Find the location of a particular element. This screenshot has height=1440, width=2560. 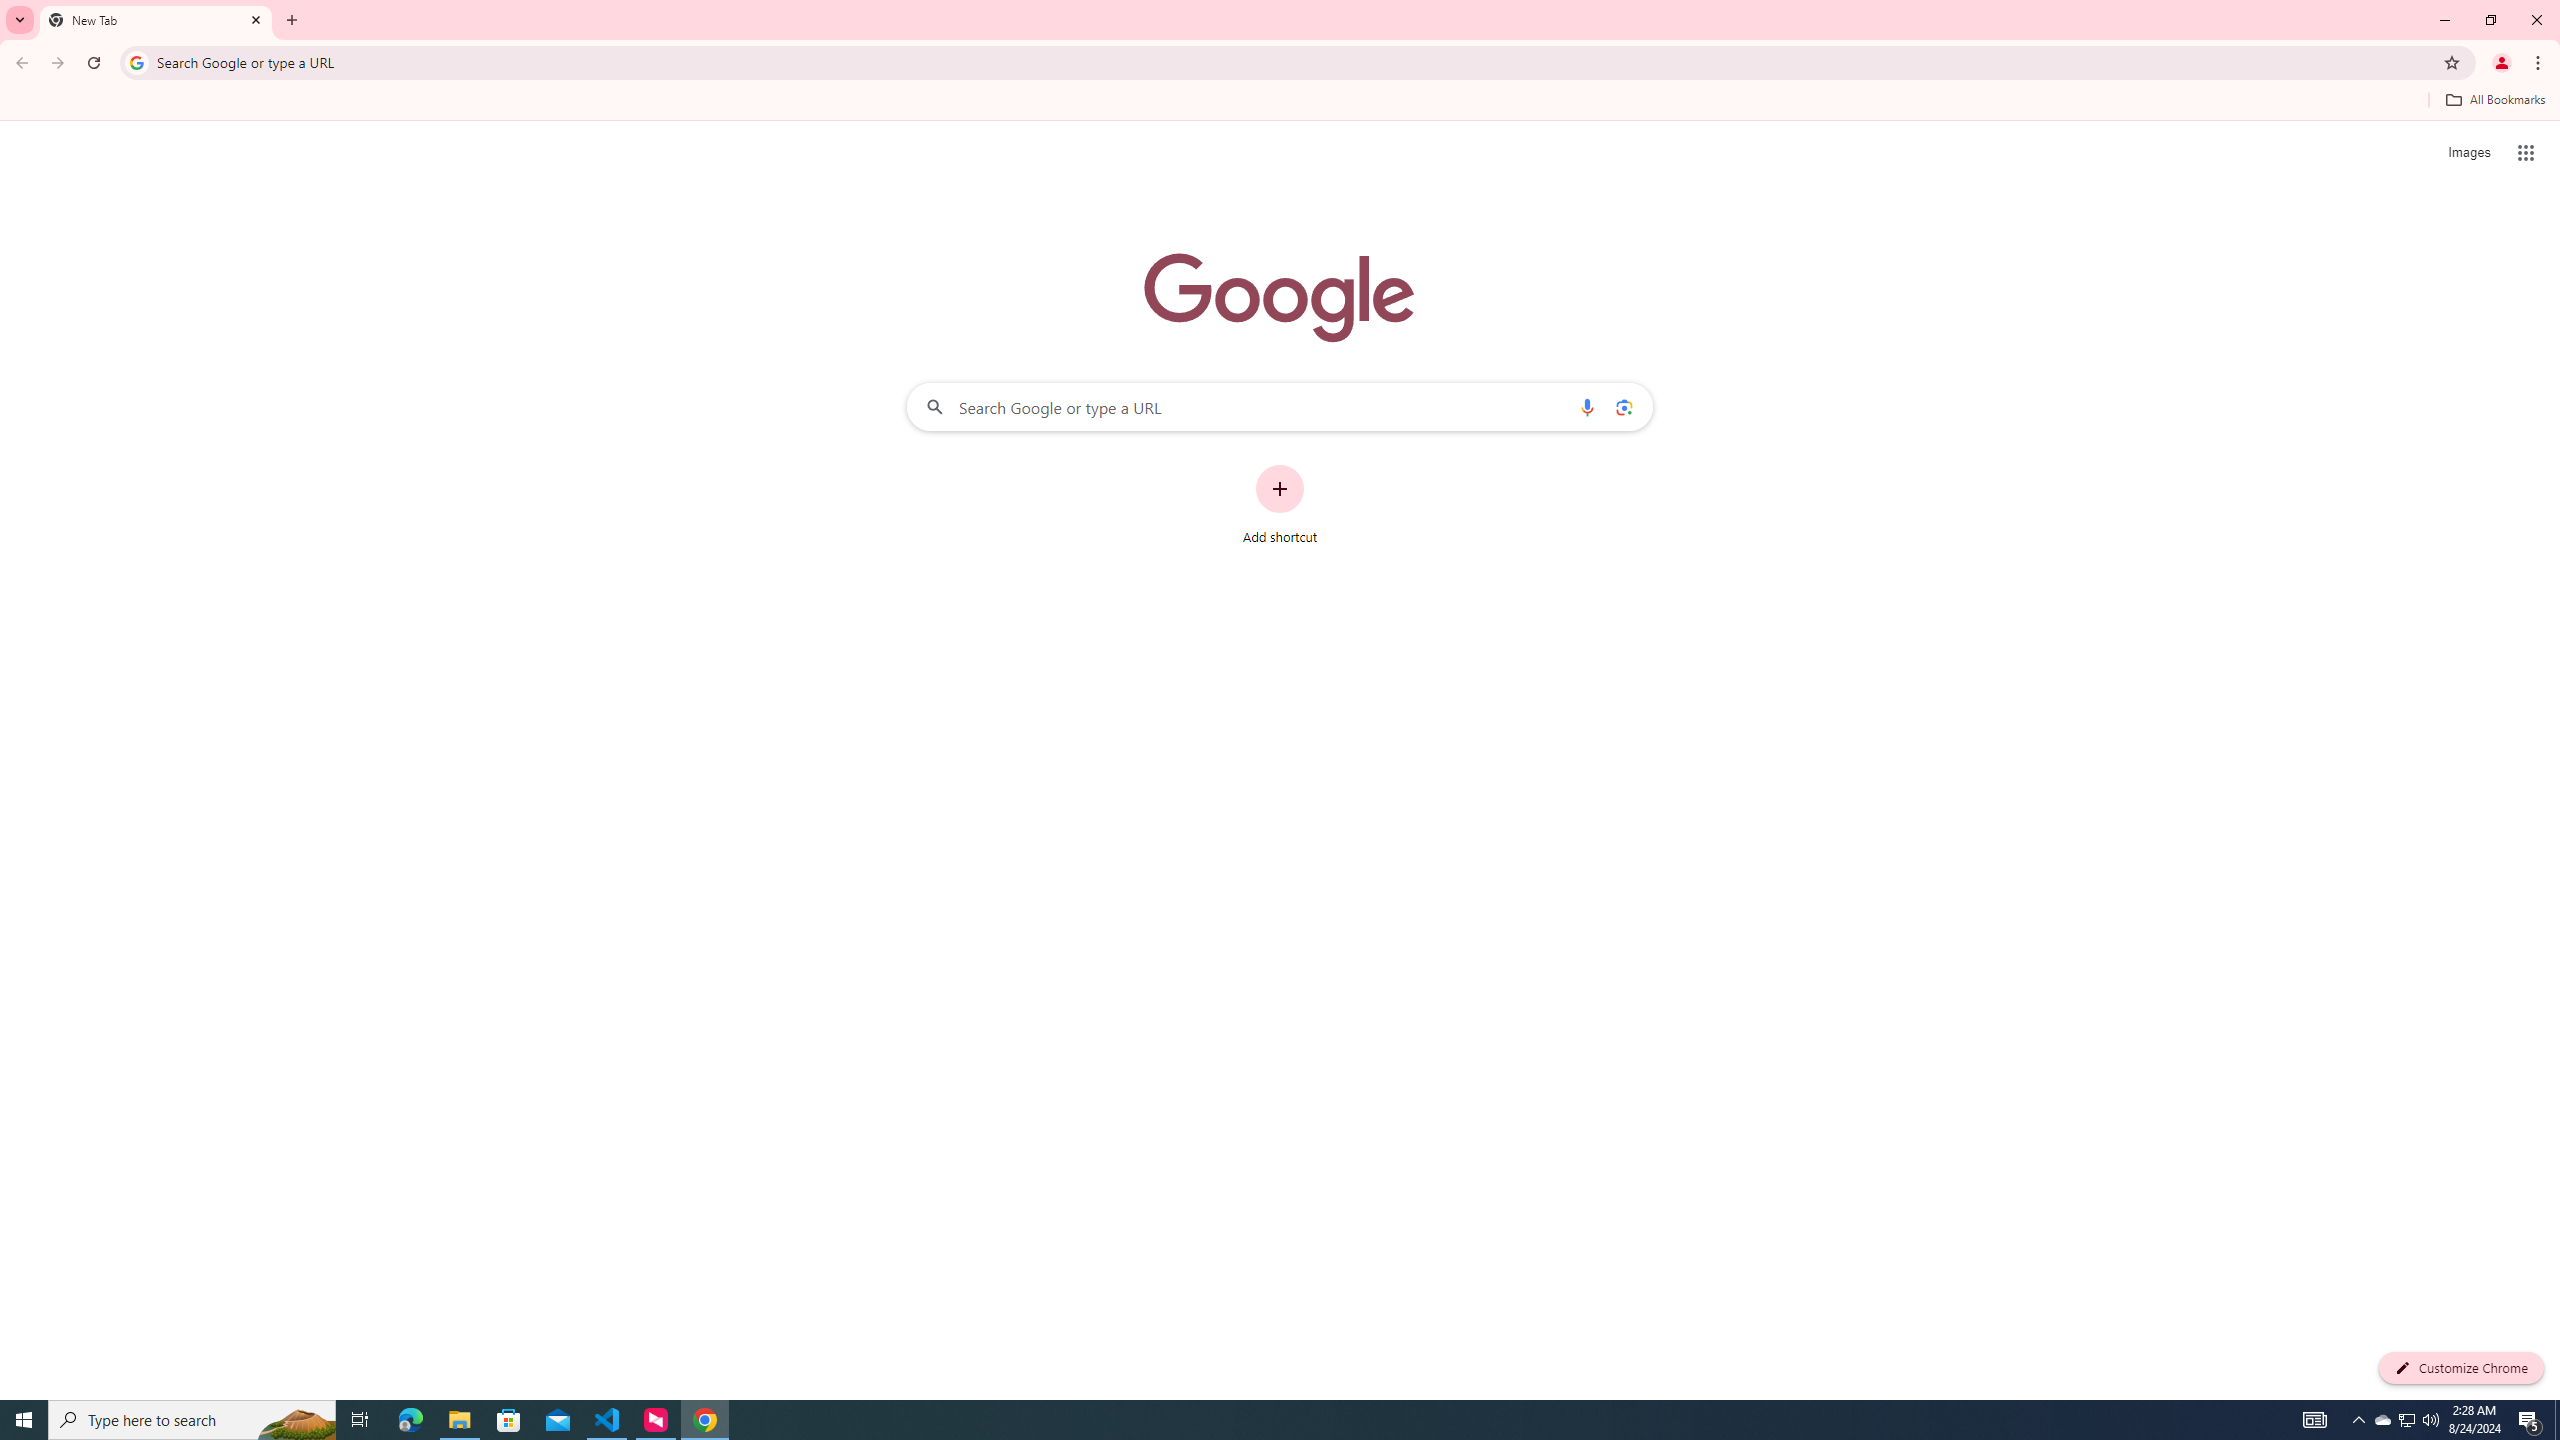

'Add shortcut' is located at coordinates (1280, 505).